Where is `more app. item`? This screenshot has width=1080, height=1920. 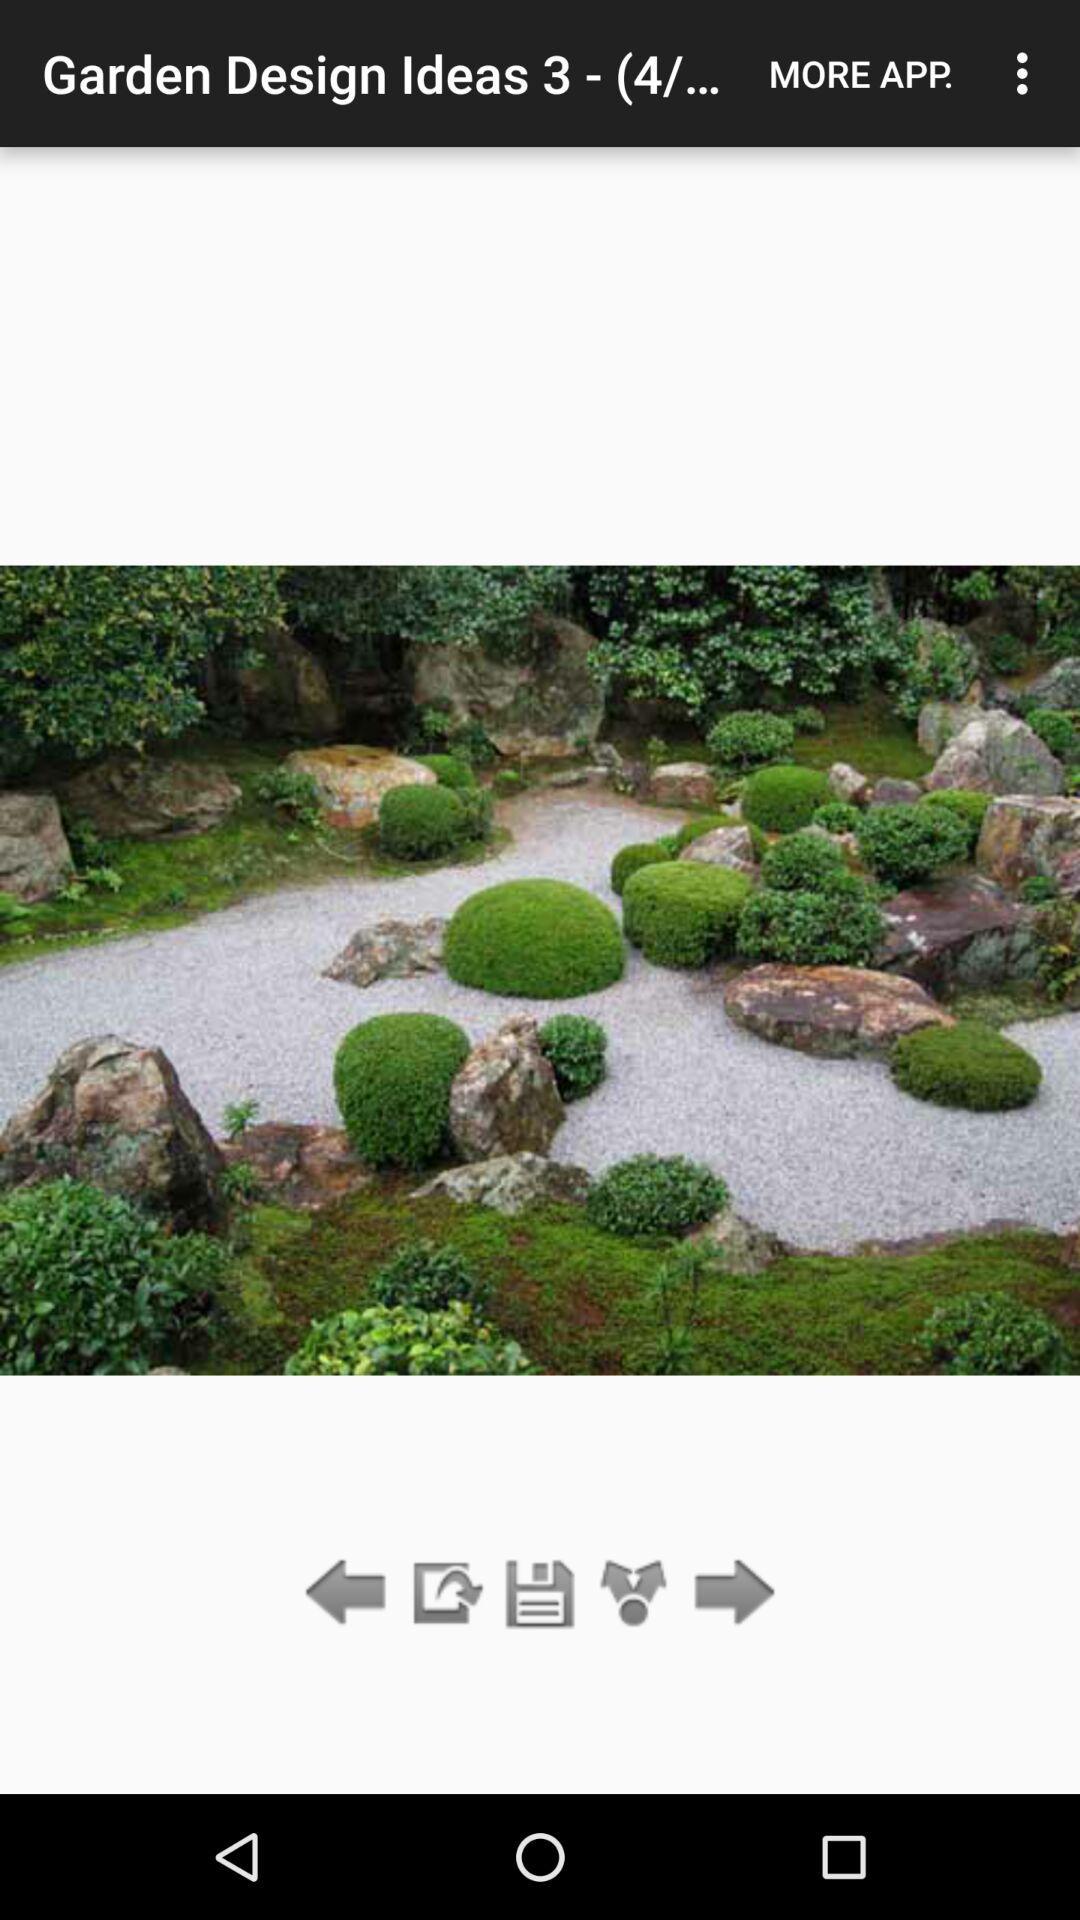 more app. item is located at coordinates (860, 73).